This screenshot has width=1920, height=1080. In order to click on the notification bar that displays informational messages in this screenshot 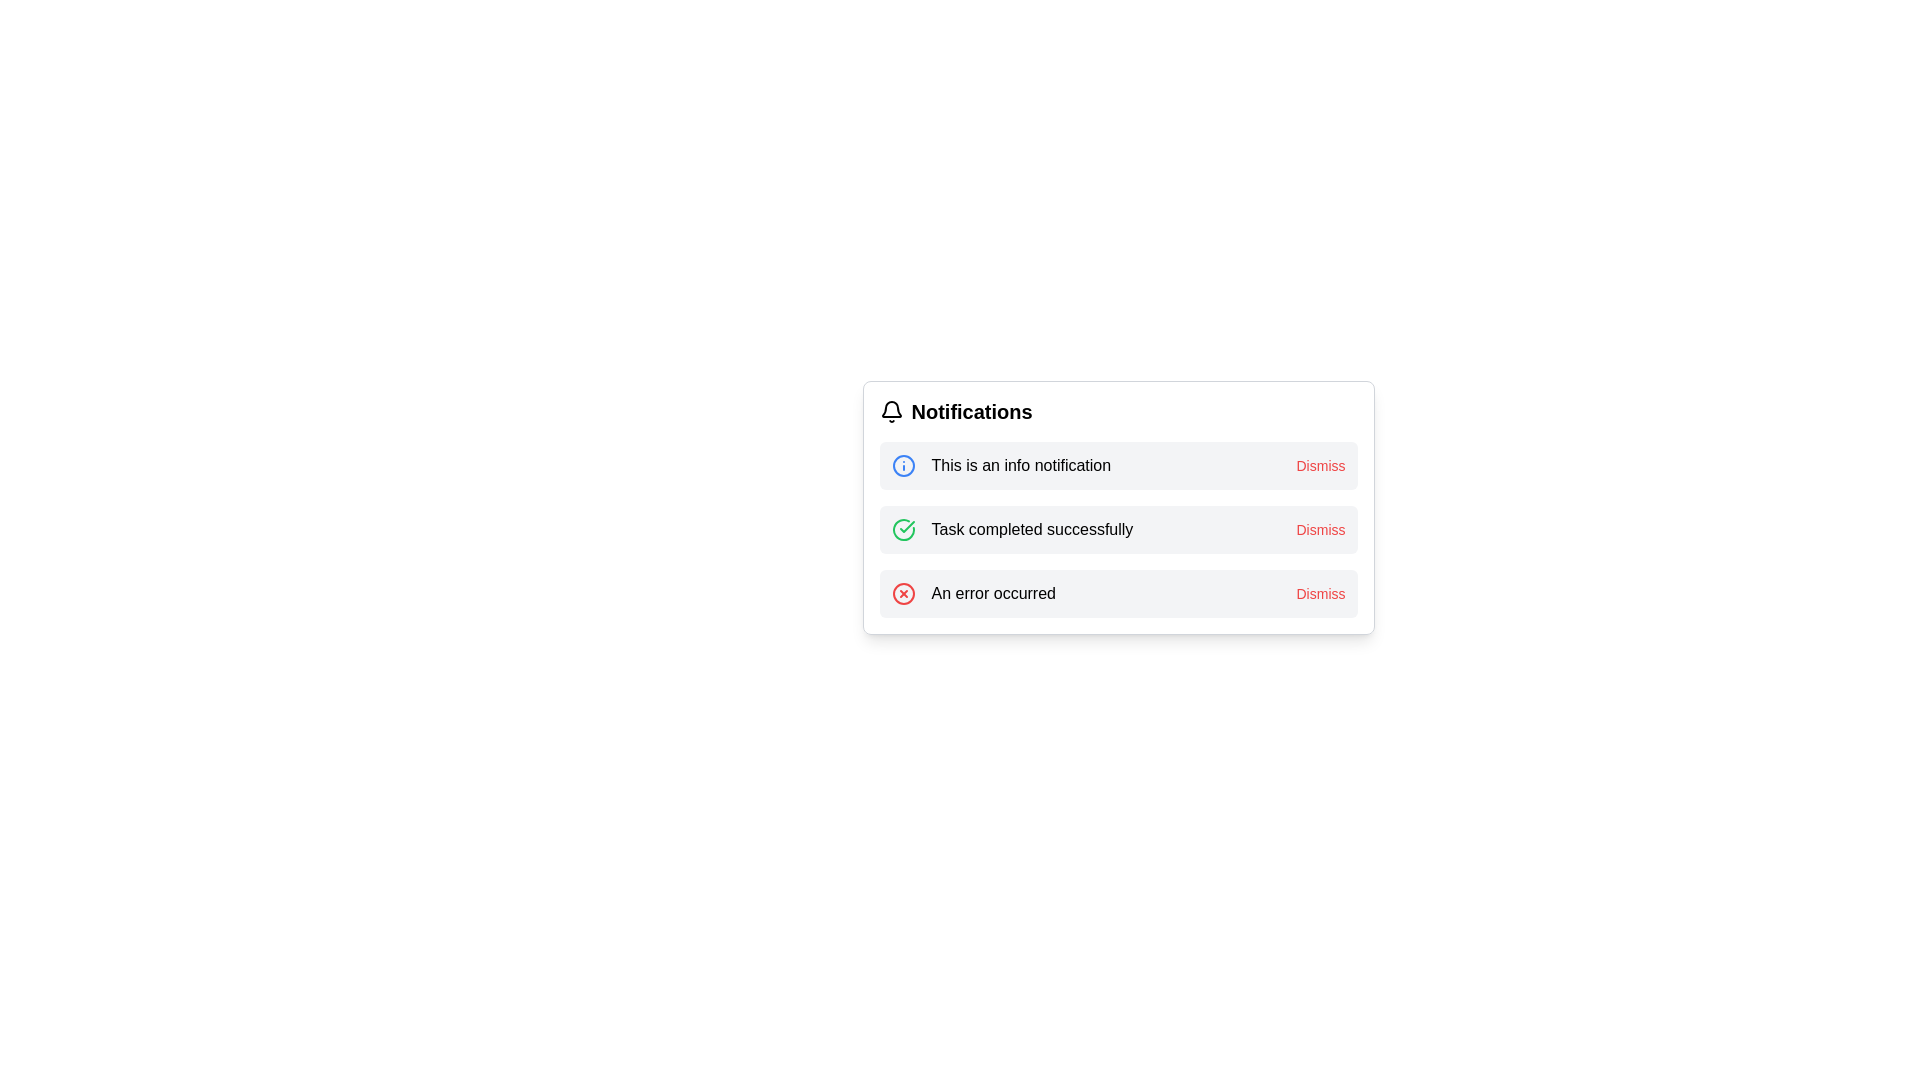, I will do `click(1117, 466)`.